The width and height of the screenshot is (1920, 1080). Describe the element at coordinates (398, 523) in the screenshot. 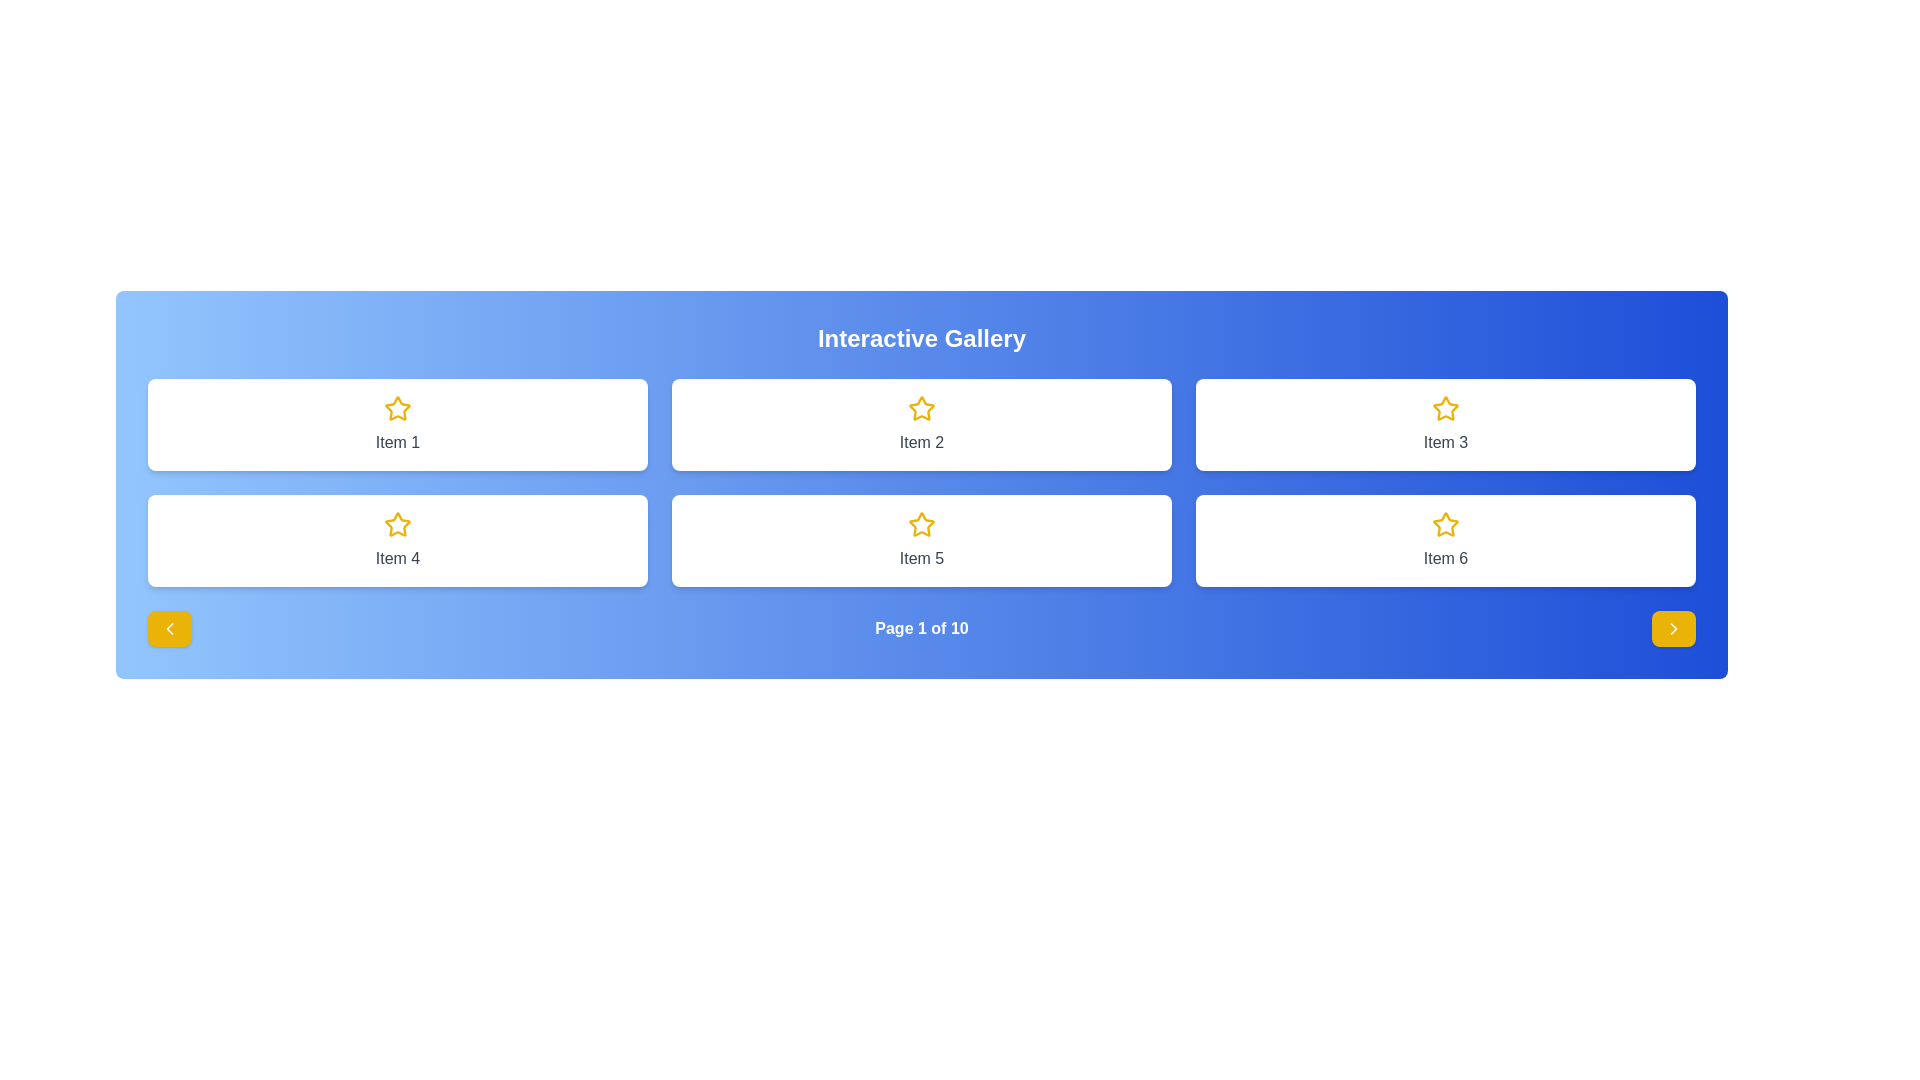

I see `the graphical representation of the rating star located in the fourth item of a grid layout` at that location.